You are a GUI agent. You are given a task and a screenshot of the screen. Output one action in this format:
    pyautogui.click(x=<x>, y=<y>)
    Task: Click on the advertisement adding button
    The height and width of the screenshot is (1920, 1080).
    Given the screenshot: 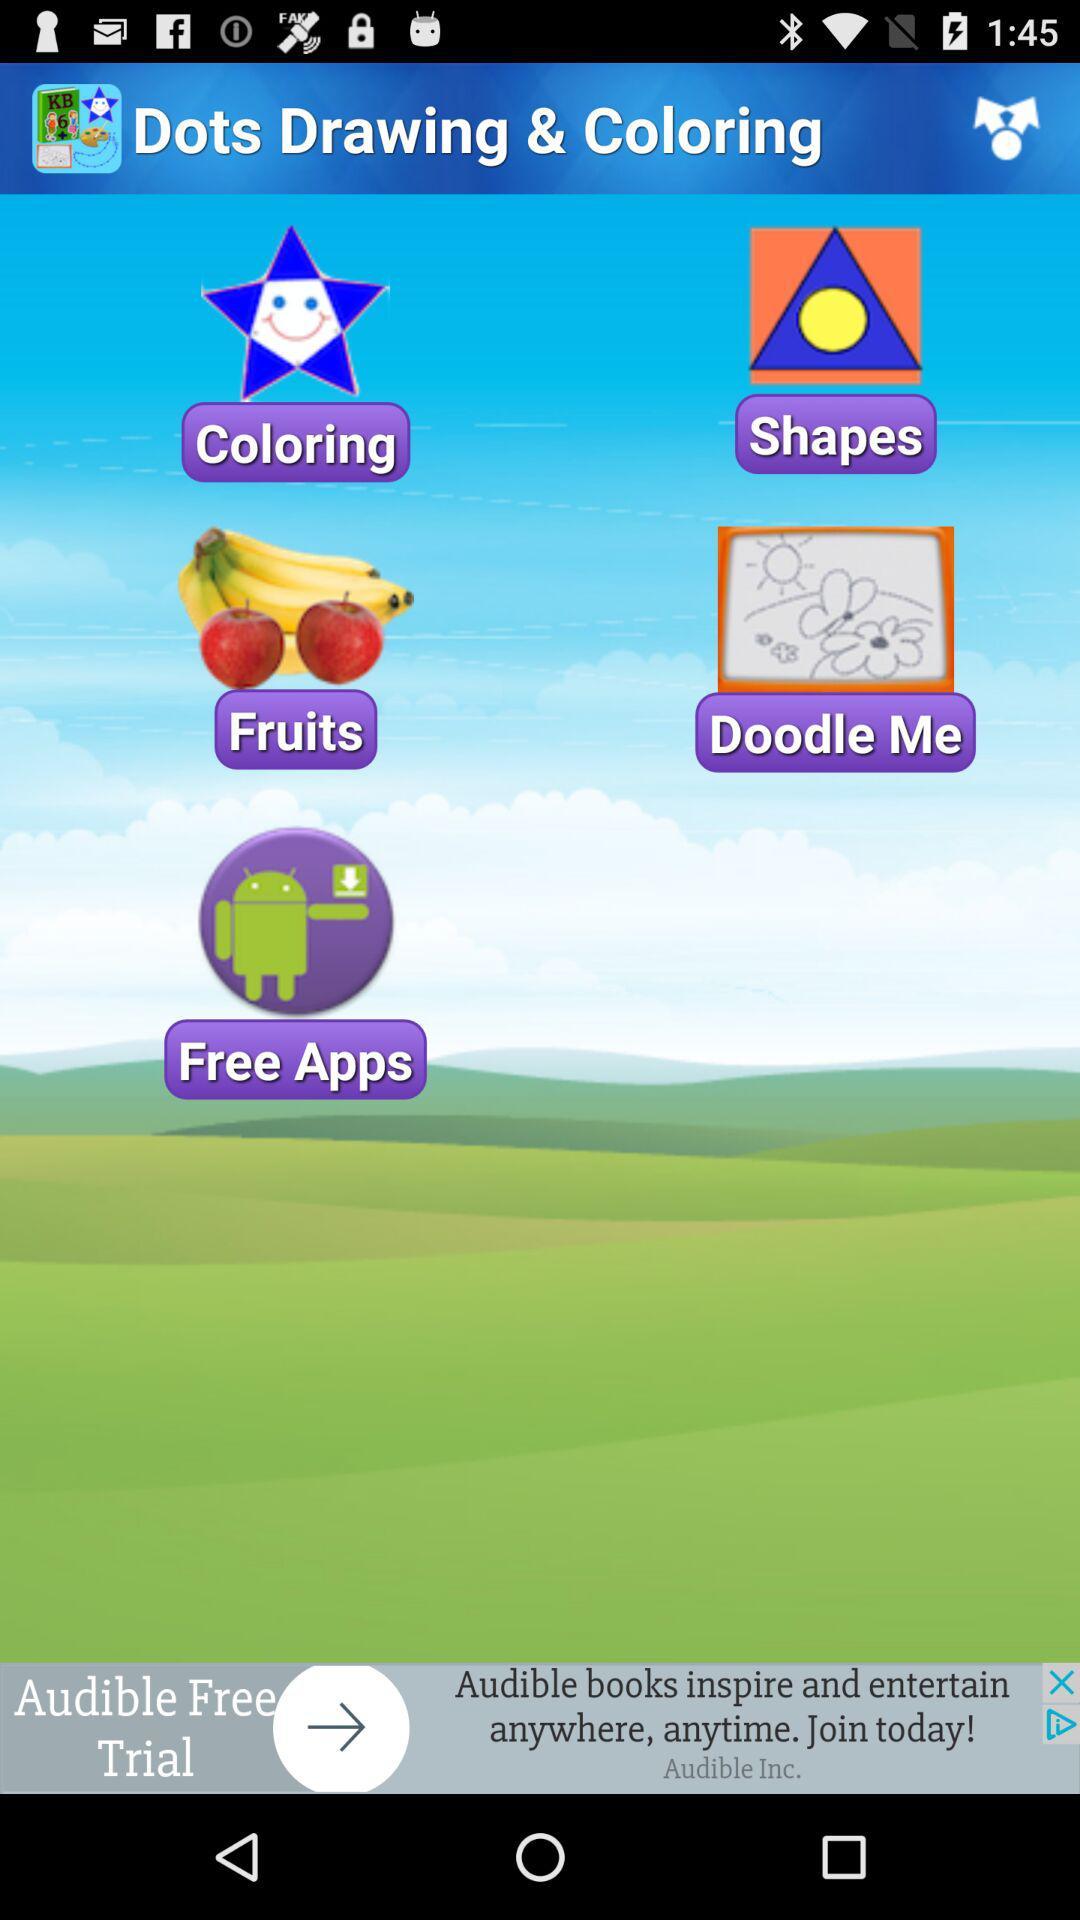 What is the action you would take?
    pyautogui.click(x=540, y=1727)
    